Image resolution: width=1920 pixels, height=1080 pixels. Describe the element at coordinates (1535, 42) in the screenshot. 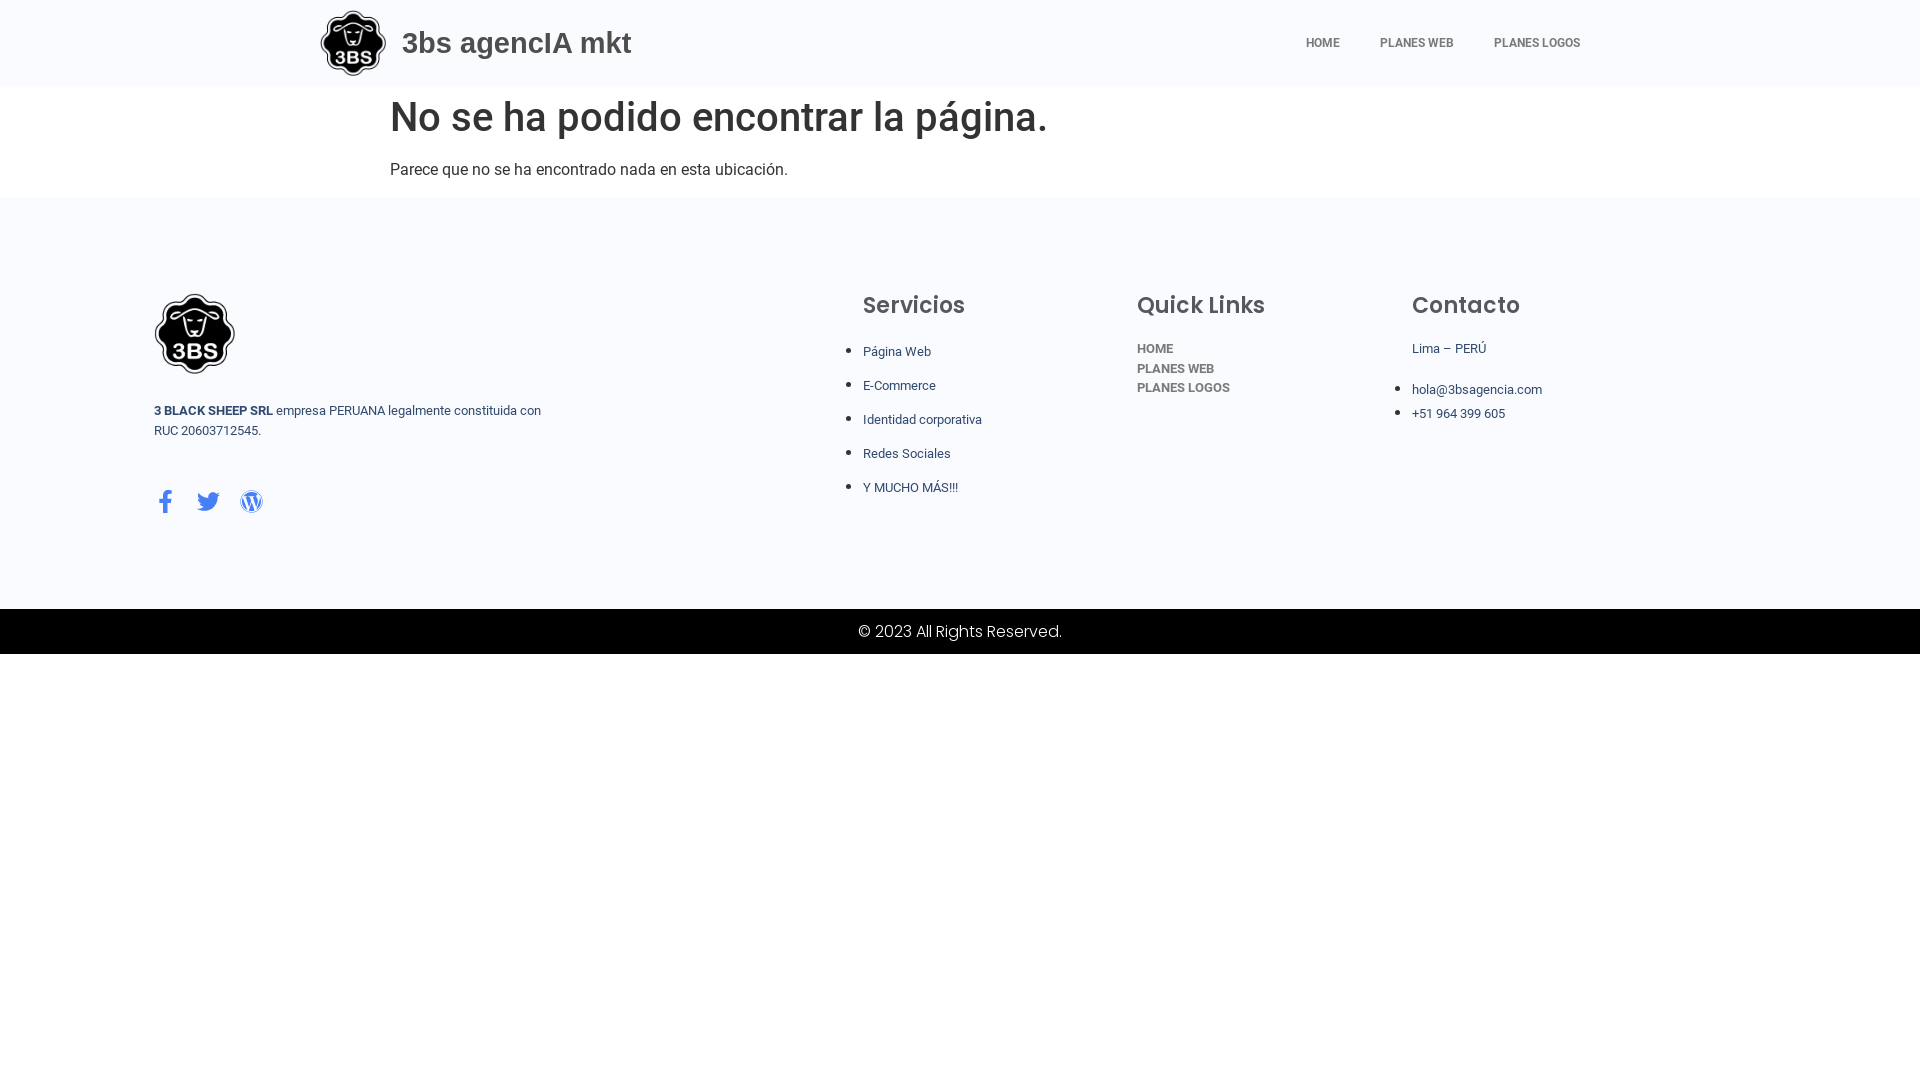

I see `'PLANES LOGOS'` at that location.